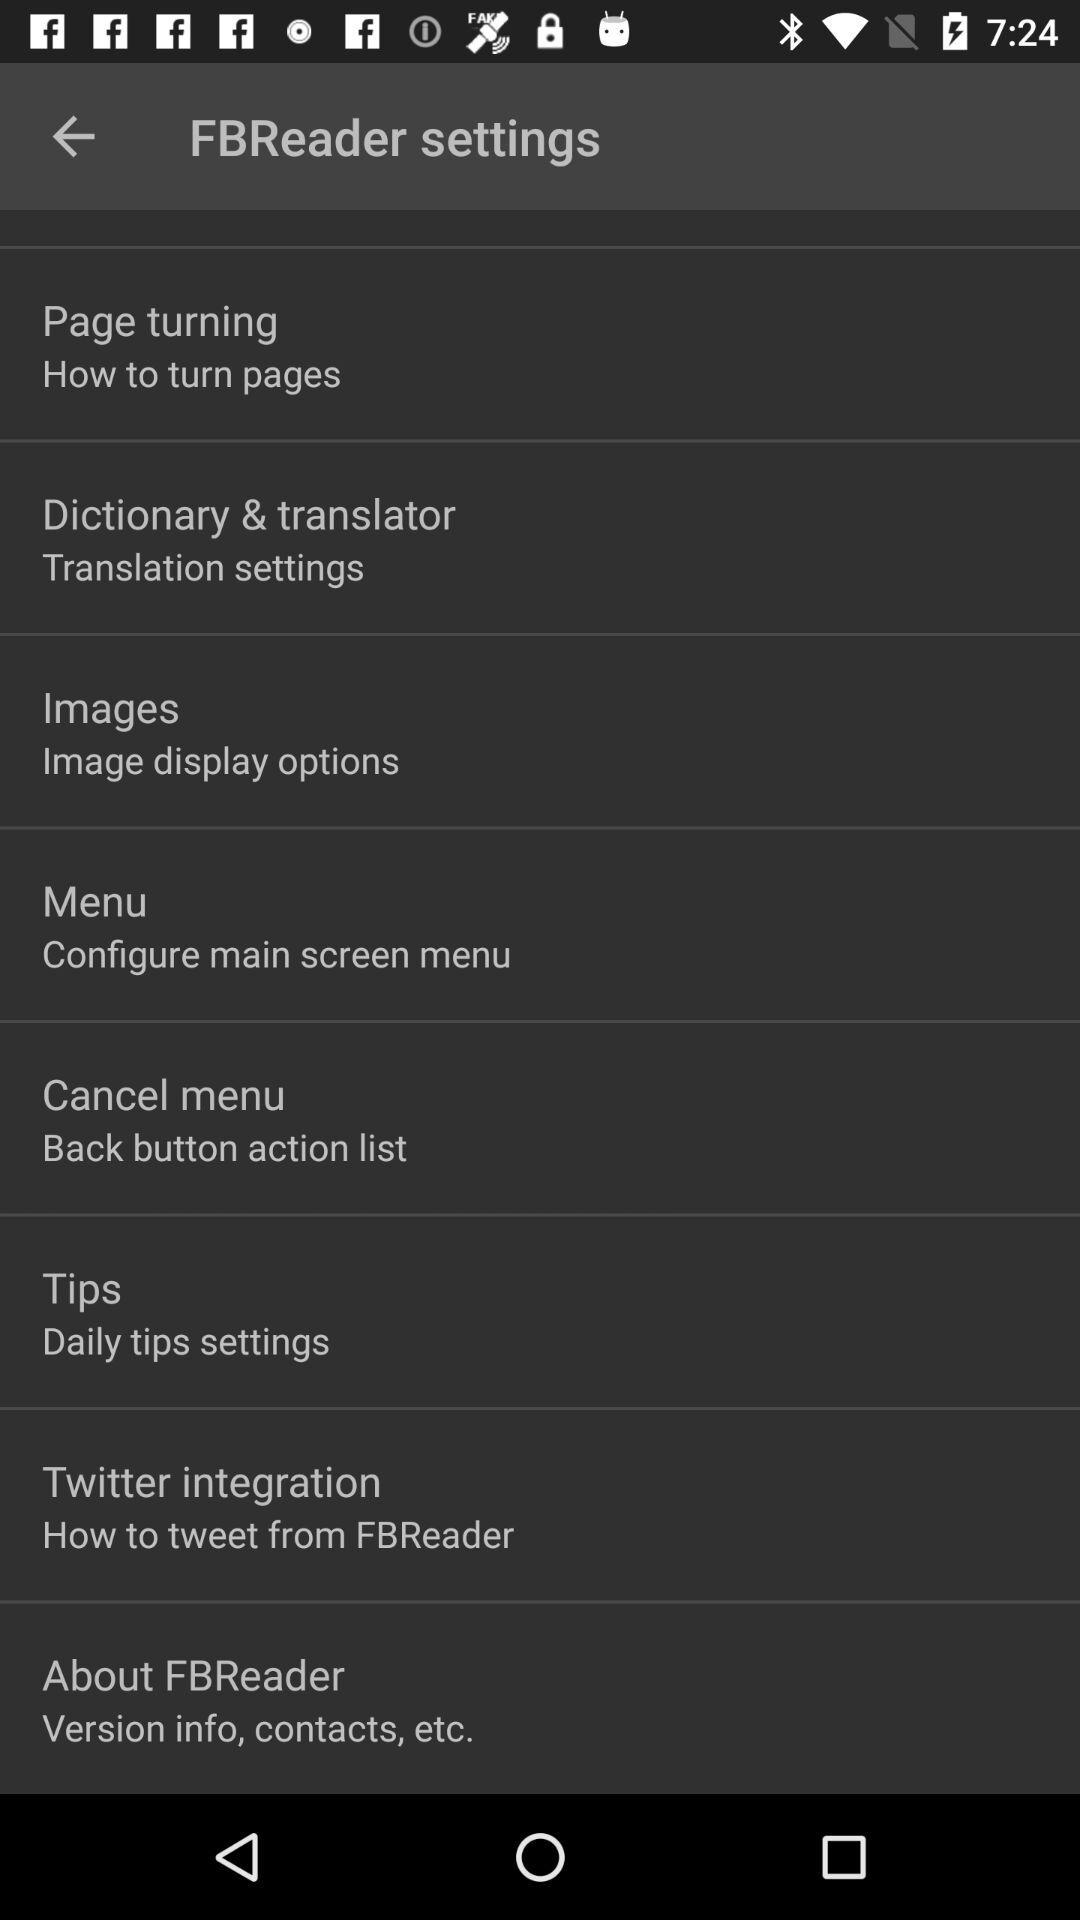  Describe the element at coordinates (193, 1674) in the screenshot. I see `the item above the version info contacts item` at that location.